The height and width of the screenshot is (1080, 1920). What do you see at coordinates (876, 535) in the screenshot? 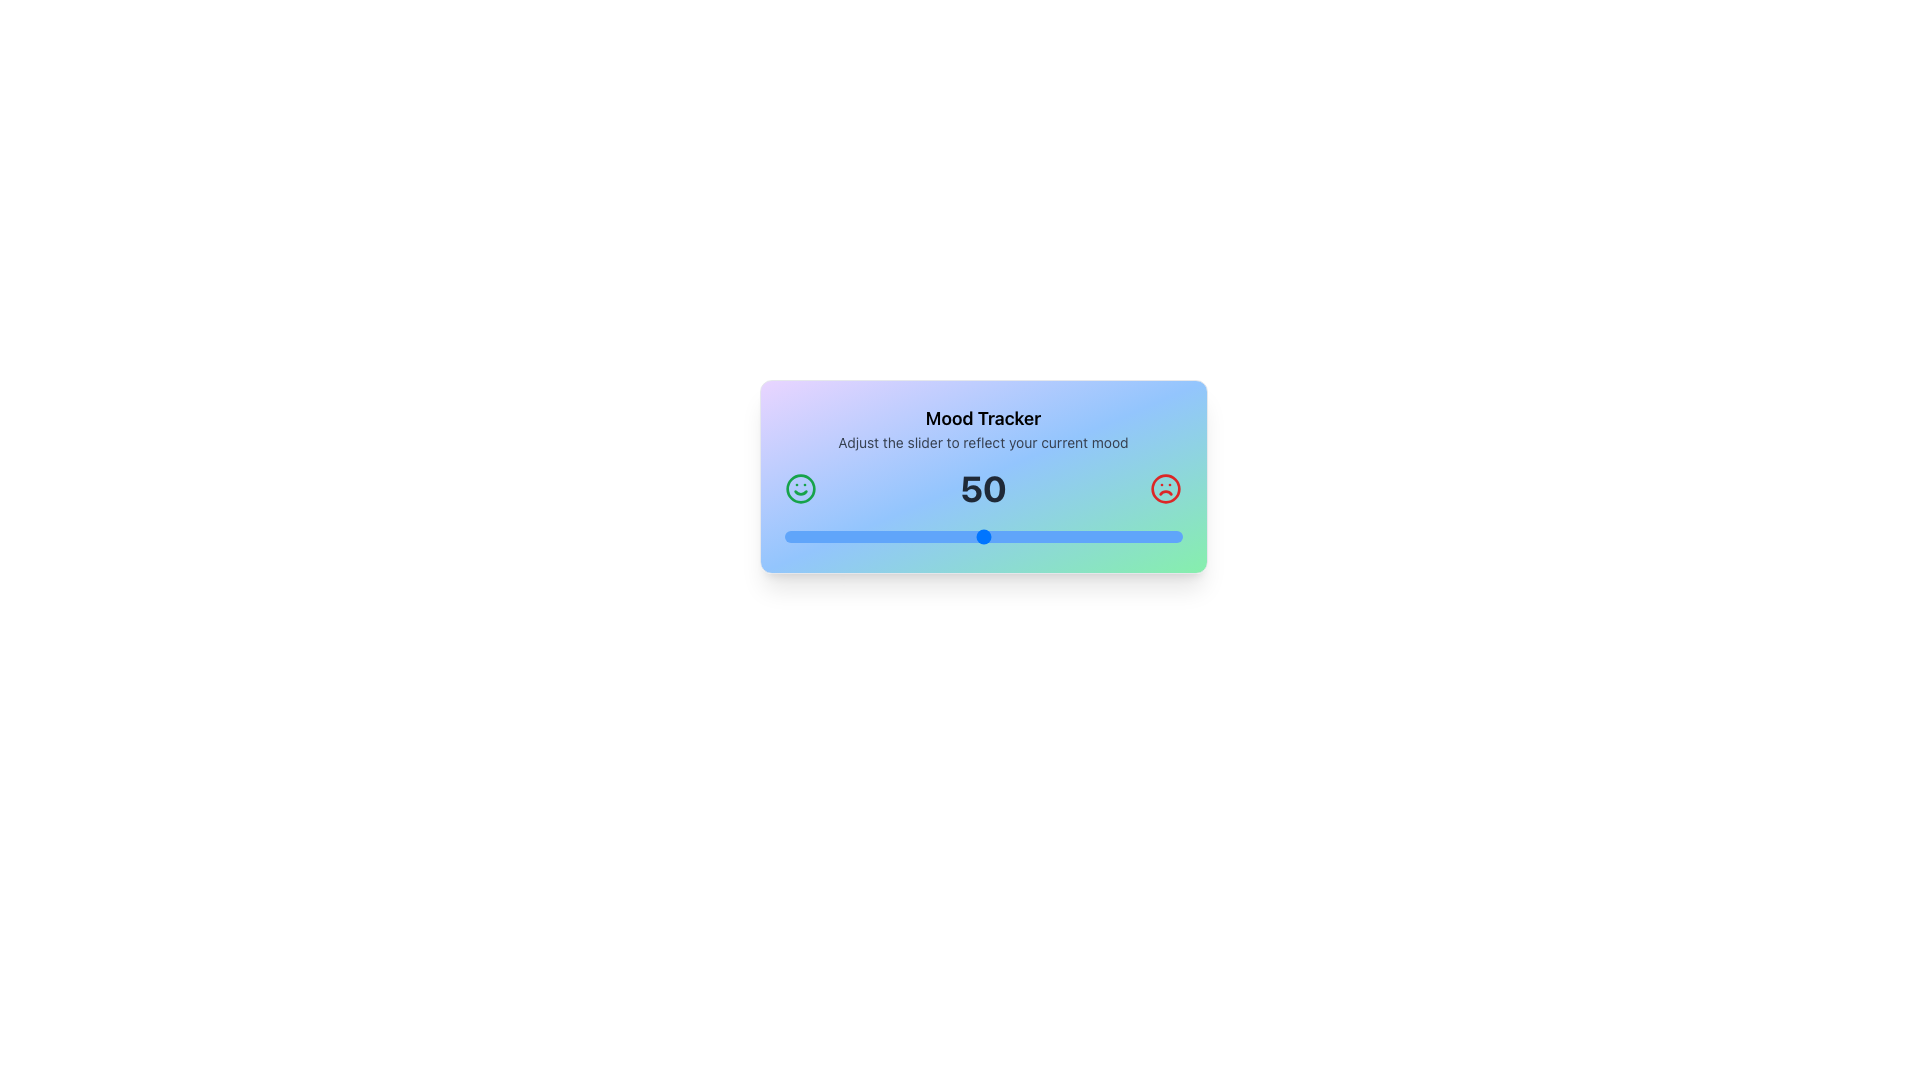
I see `the mood slider value` at bounding box center [876, 535].